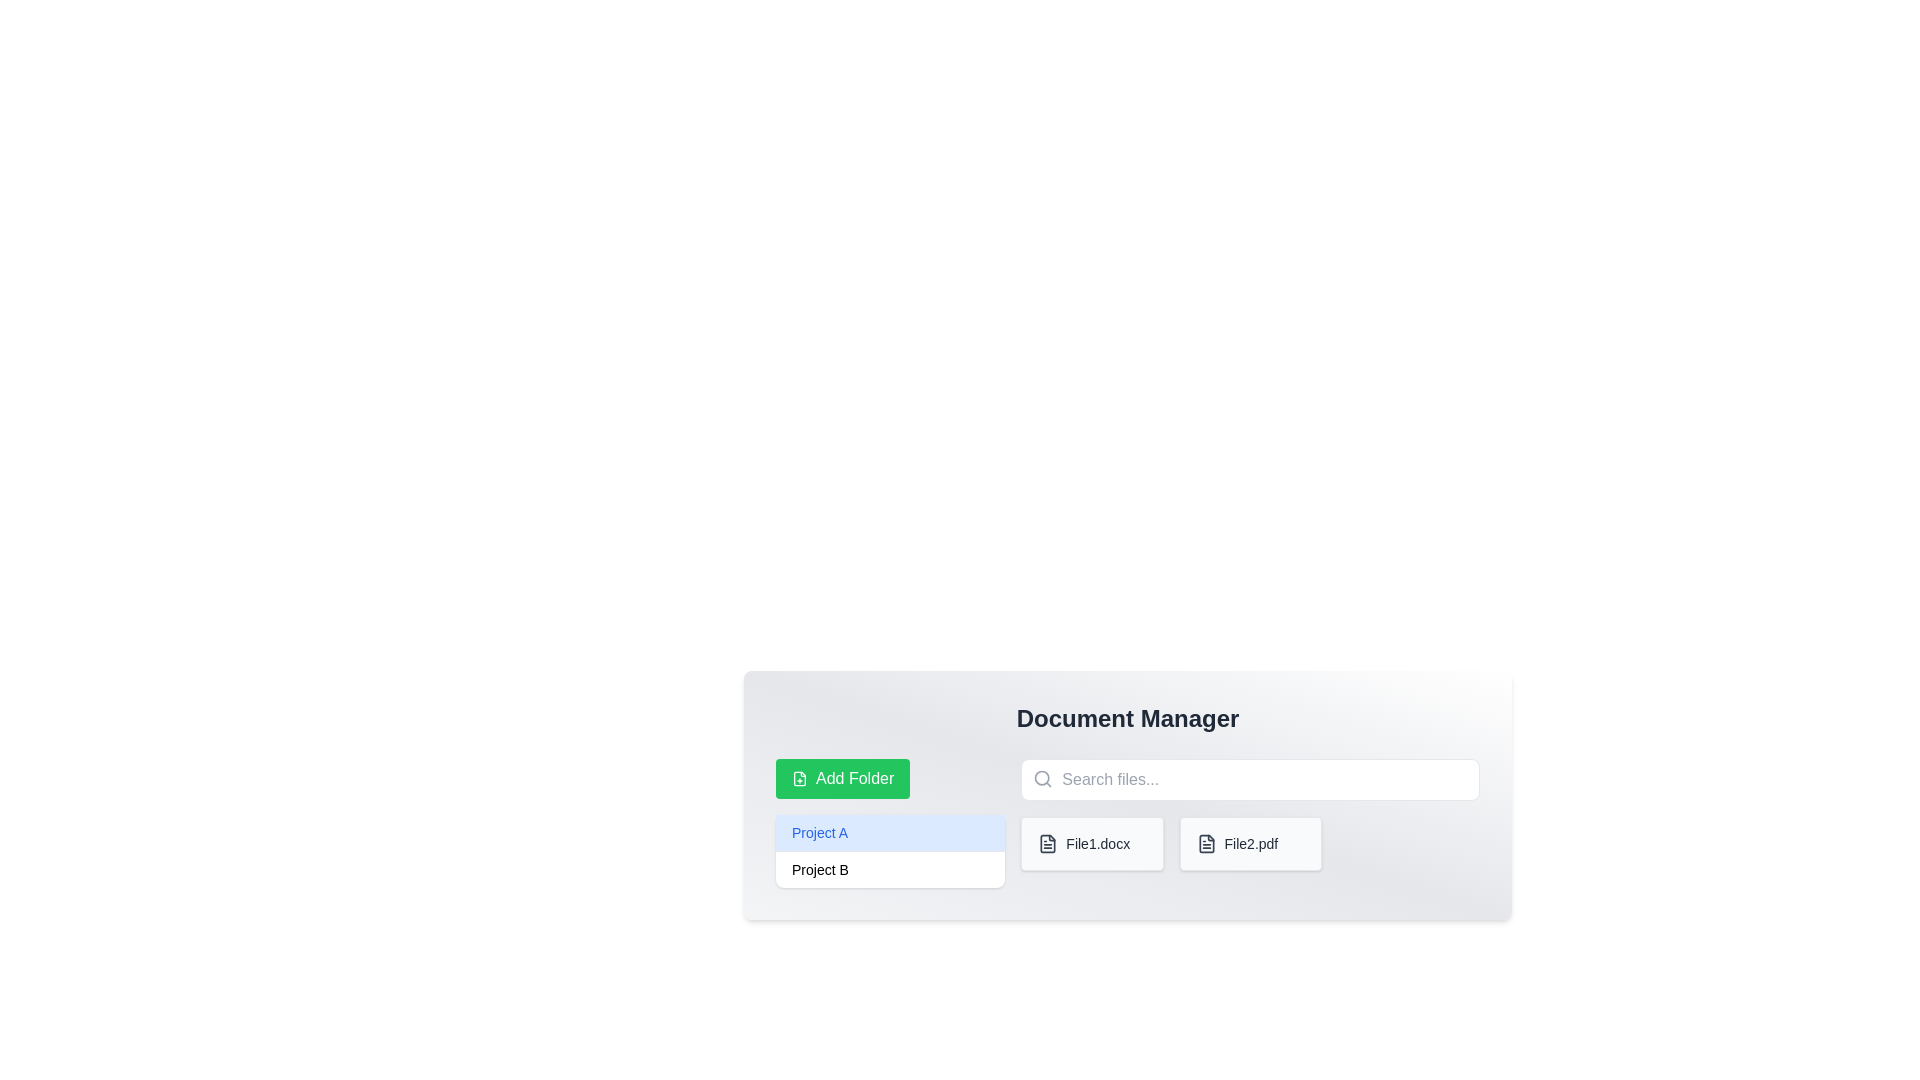 The height and width of the screenshot is (1080, 1920). Describe the element at coordinates (1249, 844) in the screenshot. I see `the File card labeled 'File2.pdf' which is the second card` at that location.